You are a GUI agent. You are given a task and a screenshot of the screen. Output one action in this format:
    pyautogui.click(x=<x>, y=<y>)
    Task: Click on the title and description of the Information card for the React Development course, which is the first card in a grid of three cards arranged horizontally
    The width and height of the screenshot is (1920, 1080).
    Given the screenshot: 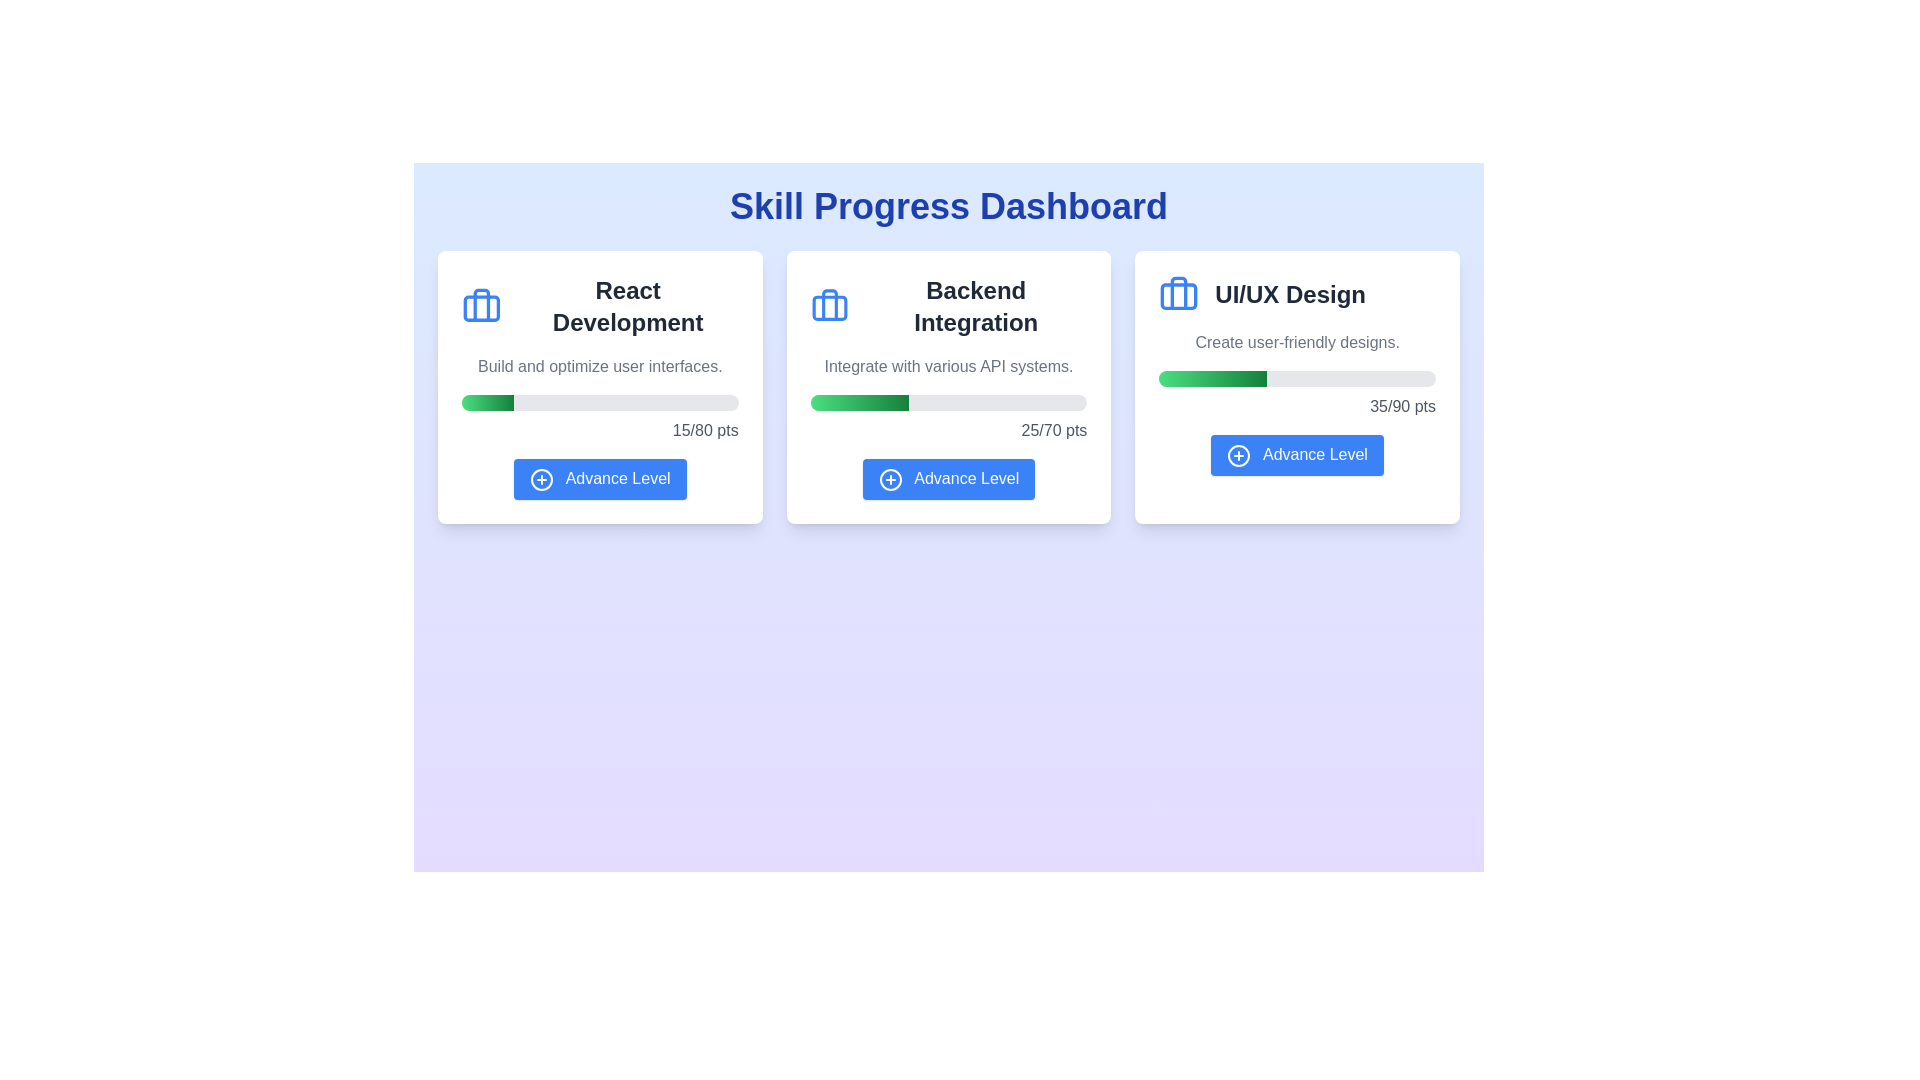 What is the action you would take?
    pyautogui.click(x=599, y=387)
    